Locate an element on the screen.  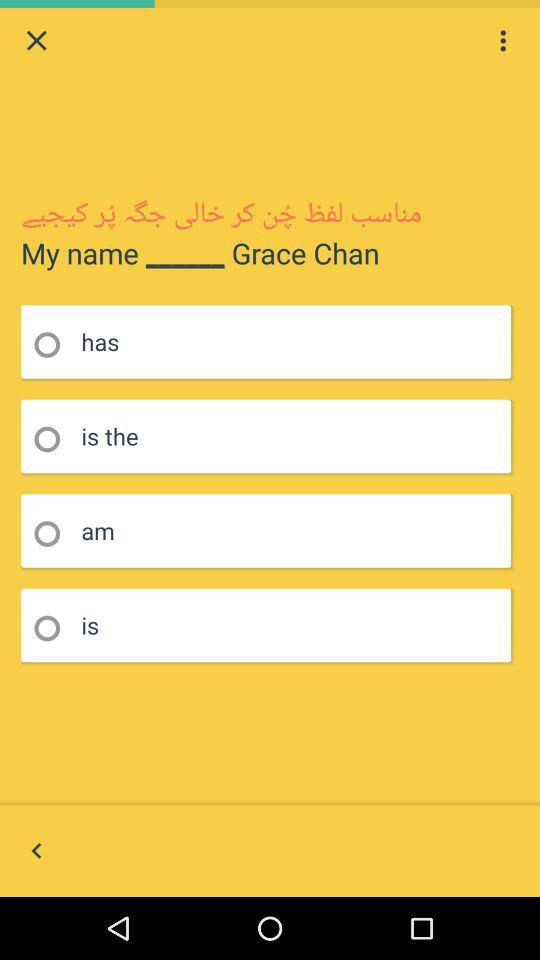
the current window is located at coordinates (36, 39).